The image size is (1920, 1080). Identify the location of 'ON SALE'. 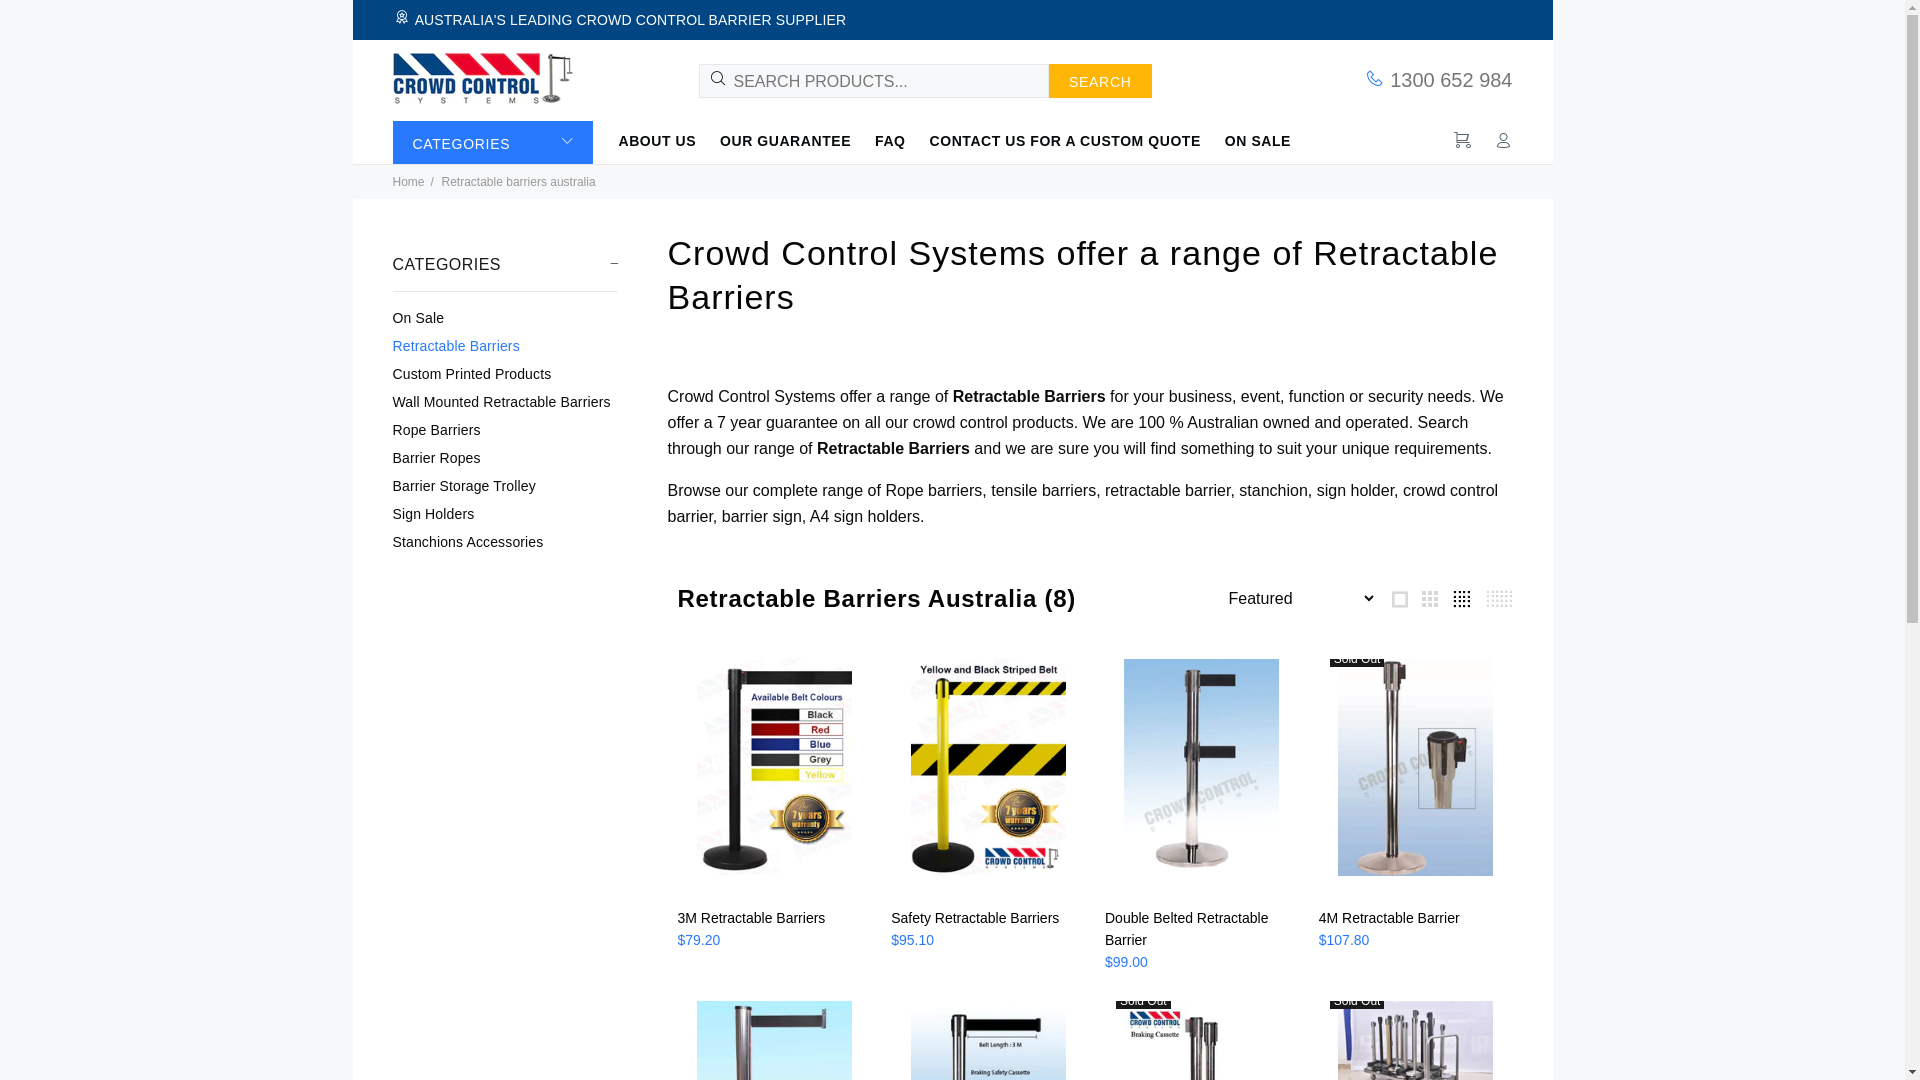
(1251, 139).